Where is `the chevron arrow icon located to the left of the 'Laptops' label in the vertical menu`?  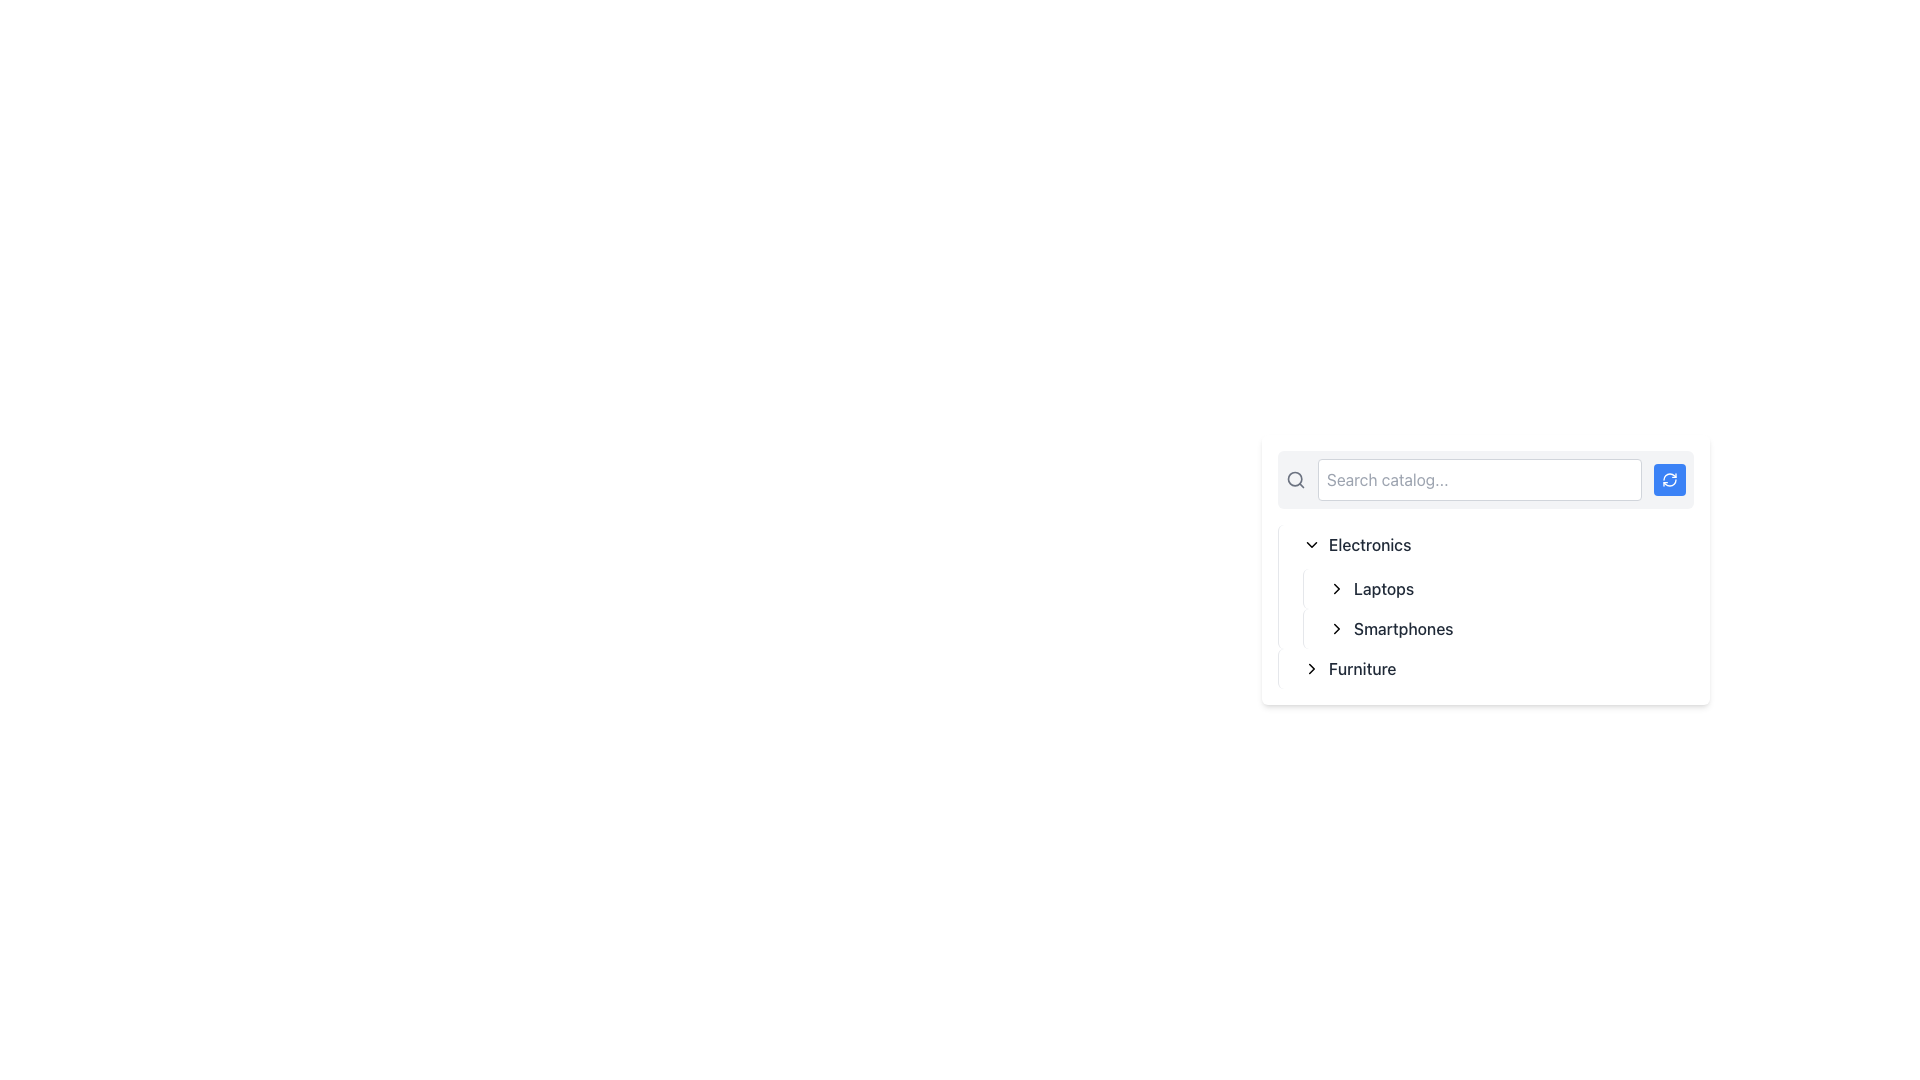
the chevron arrow icon located to the left of the 'Laptops' label in the vertical menu is located at coordinates (1337, 588).